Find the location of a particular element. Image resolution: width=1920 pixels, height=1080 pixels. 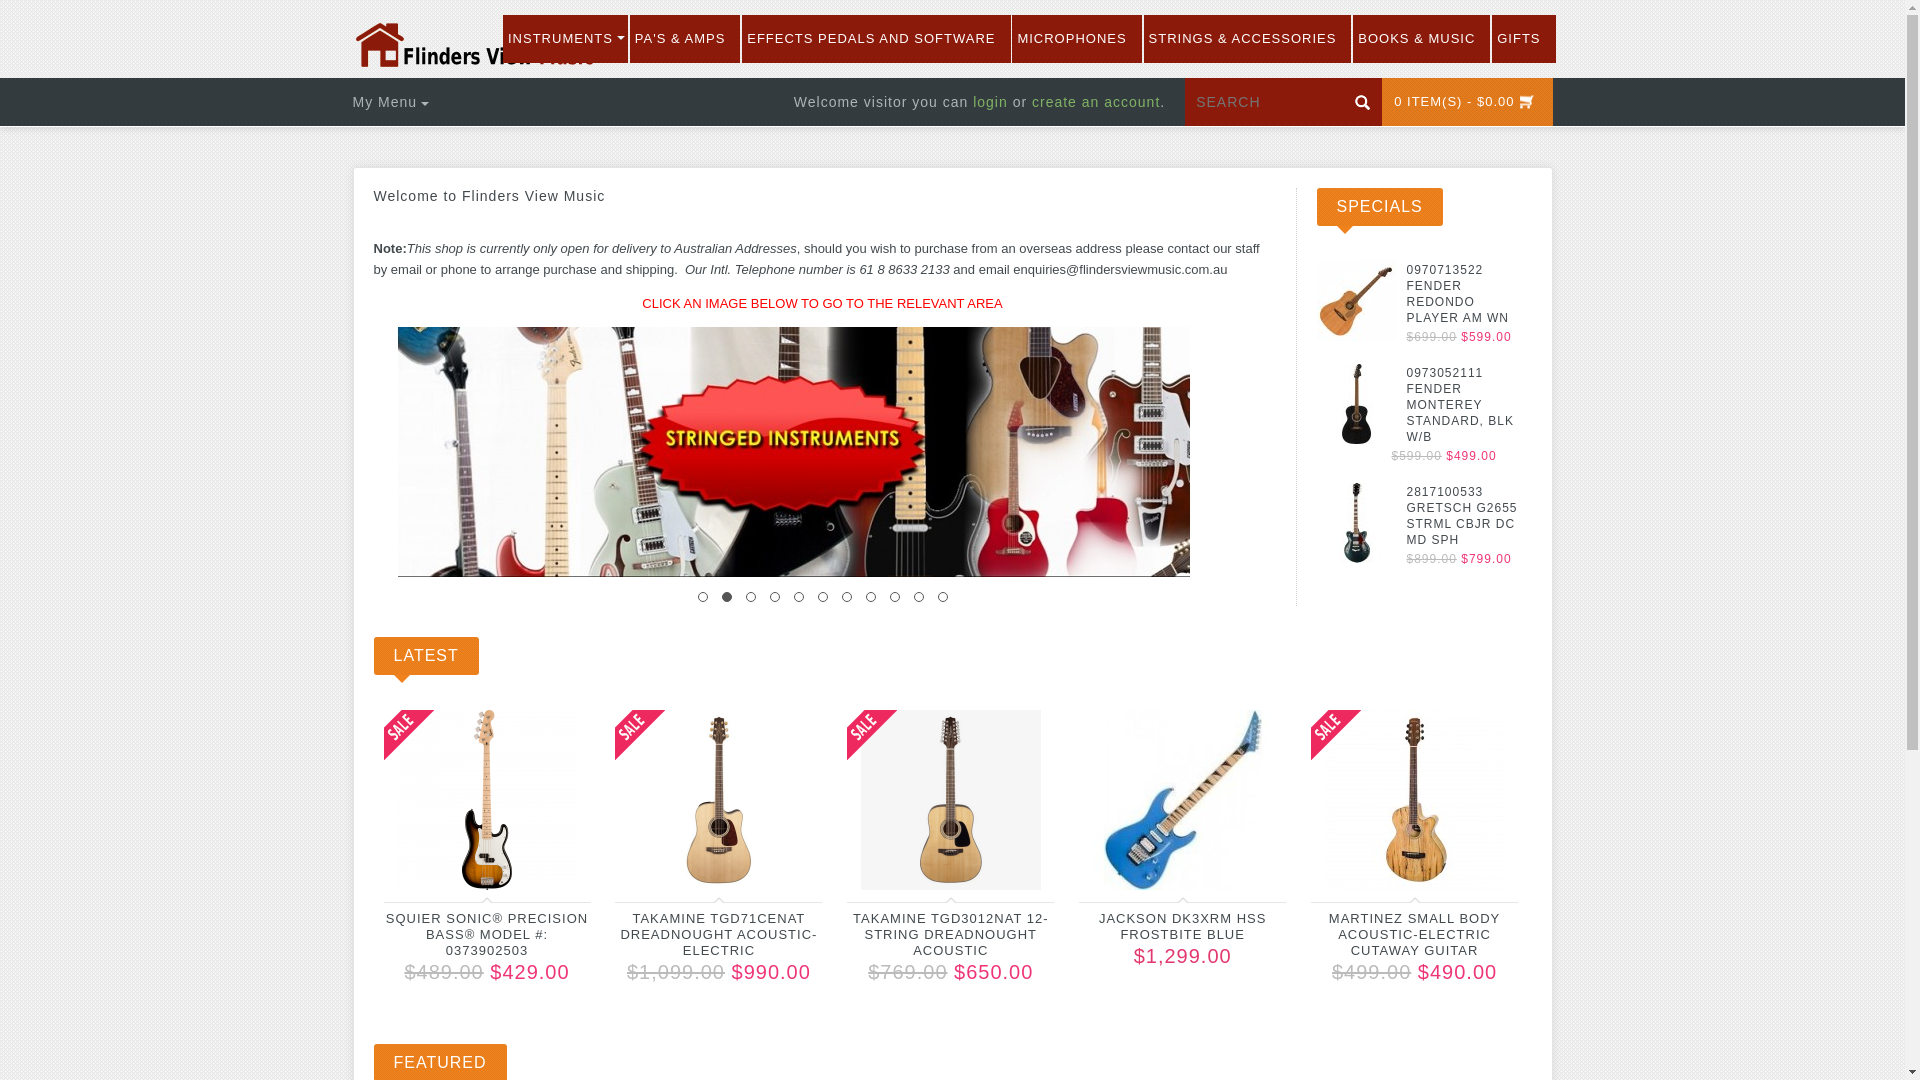

'GIFTS' is located at coordinates (1492, 38).